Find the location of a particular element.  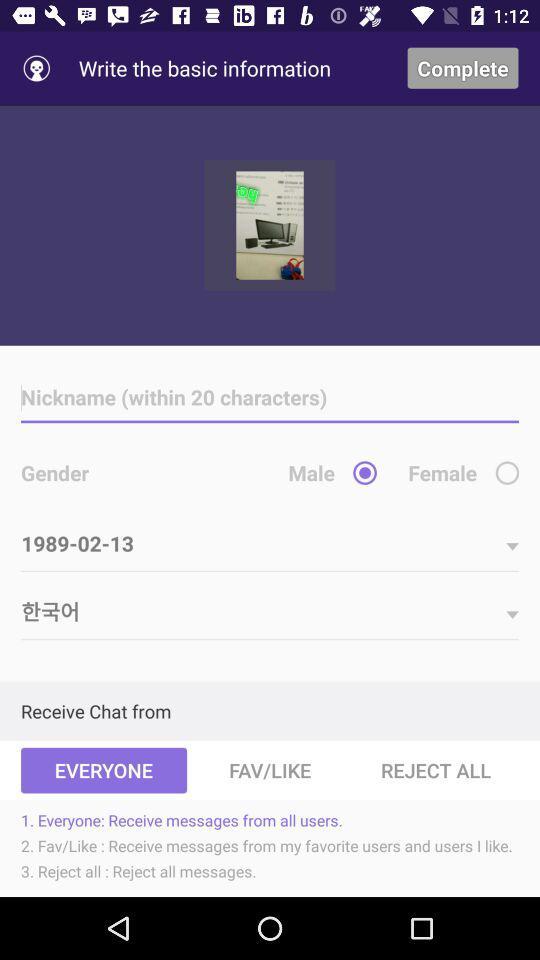

enlarge image is located at coordinates (270, 225).